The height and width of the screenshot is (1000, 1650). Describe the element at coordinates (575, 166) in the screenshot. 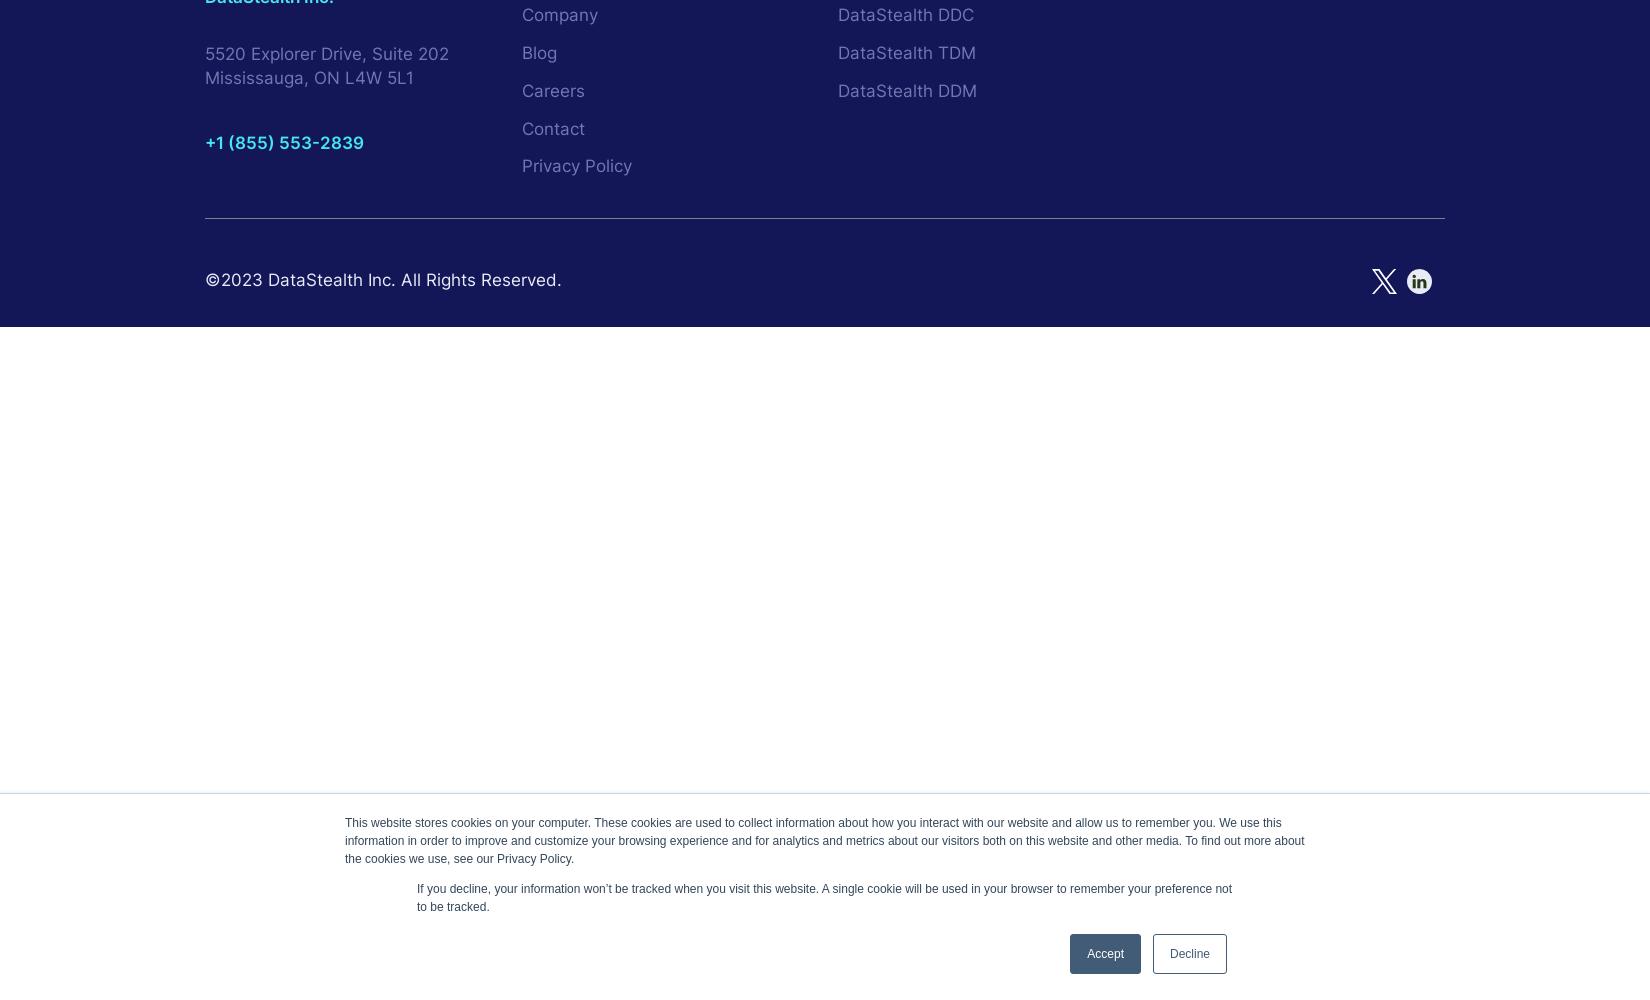

I see `'Privacy Policy'` at that location.